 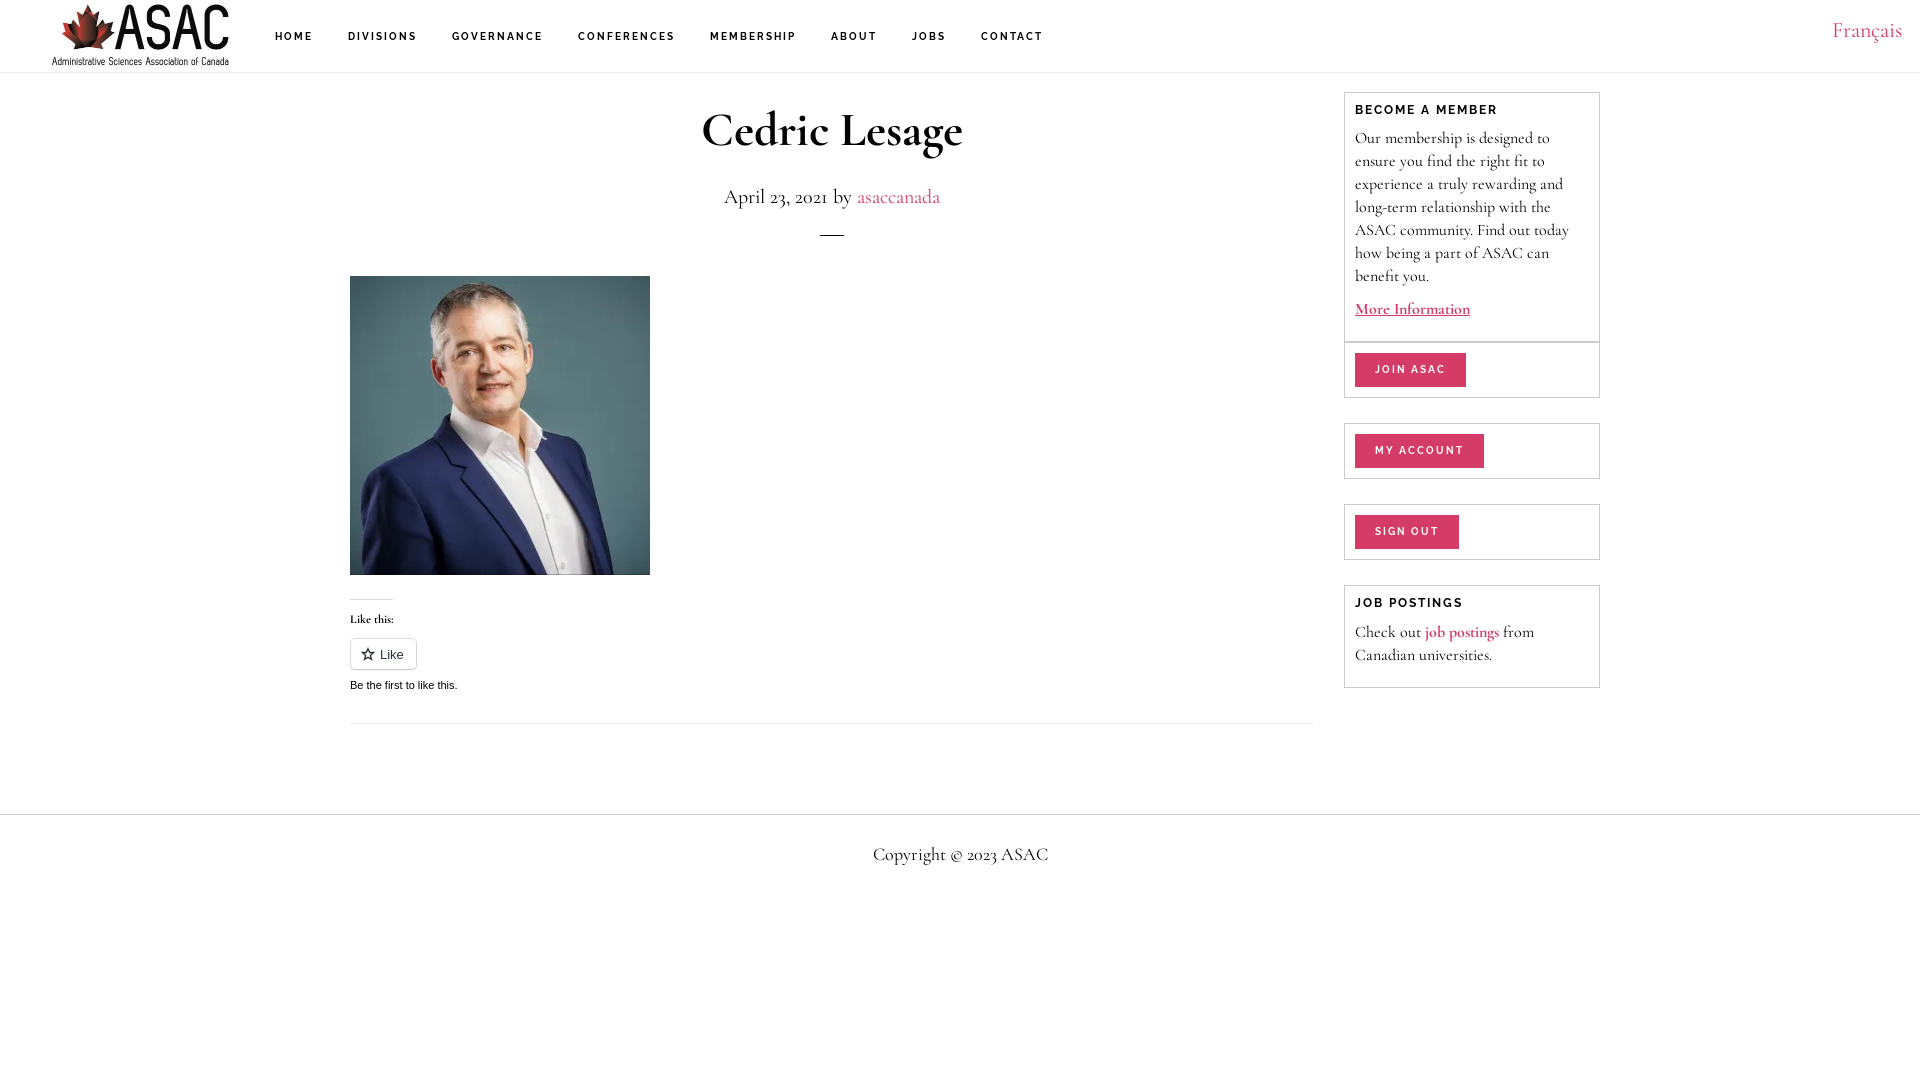 What do you see at coordinates (1472, 309) in the screenshot?
I see `'More Information'` at bounding box center [1472, 309].